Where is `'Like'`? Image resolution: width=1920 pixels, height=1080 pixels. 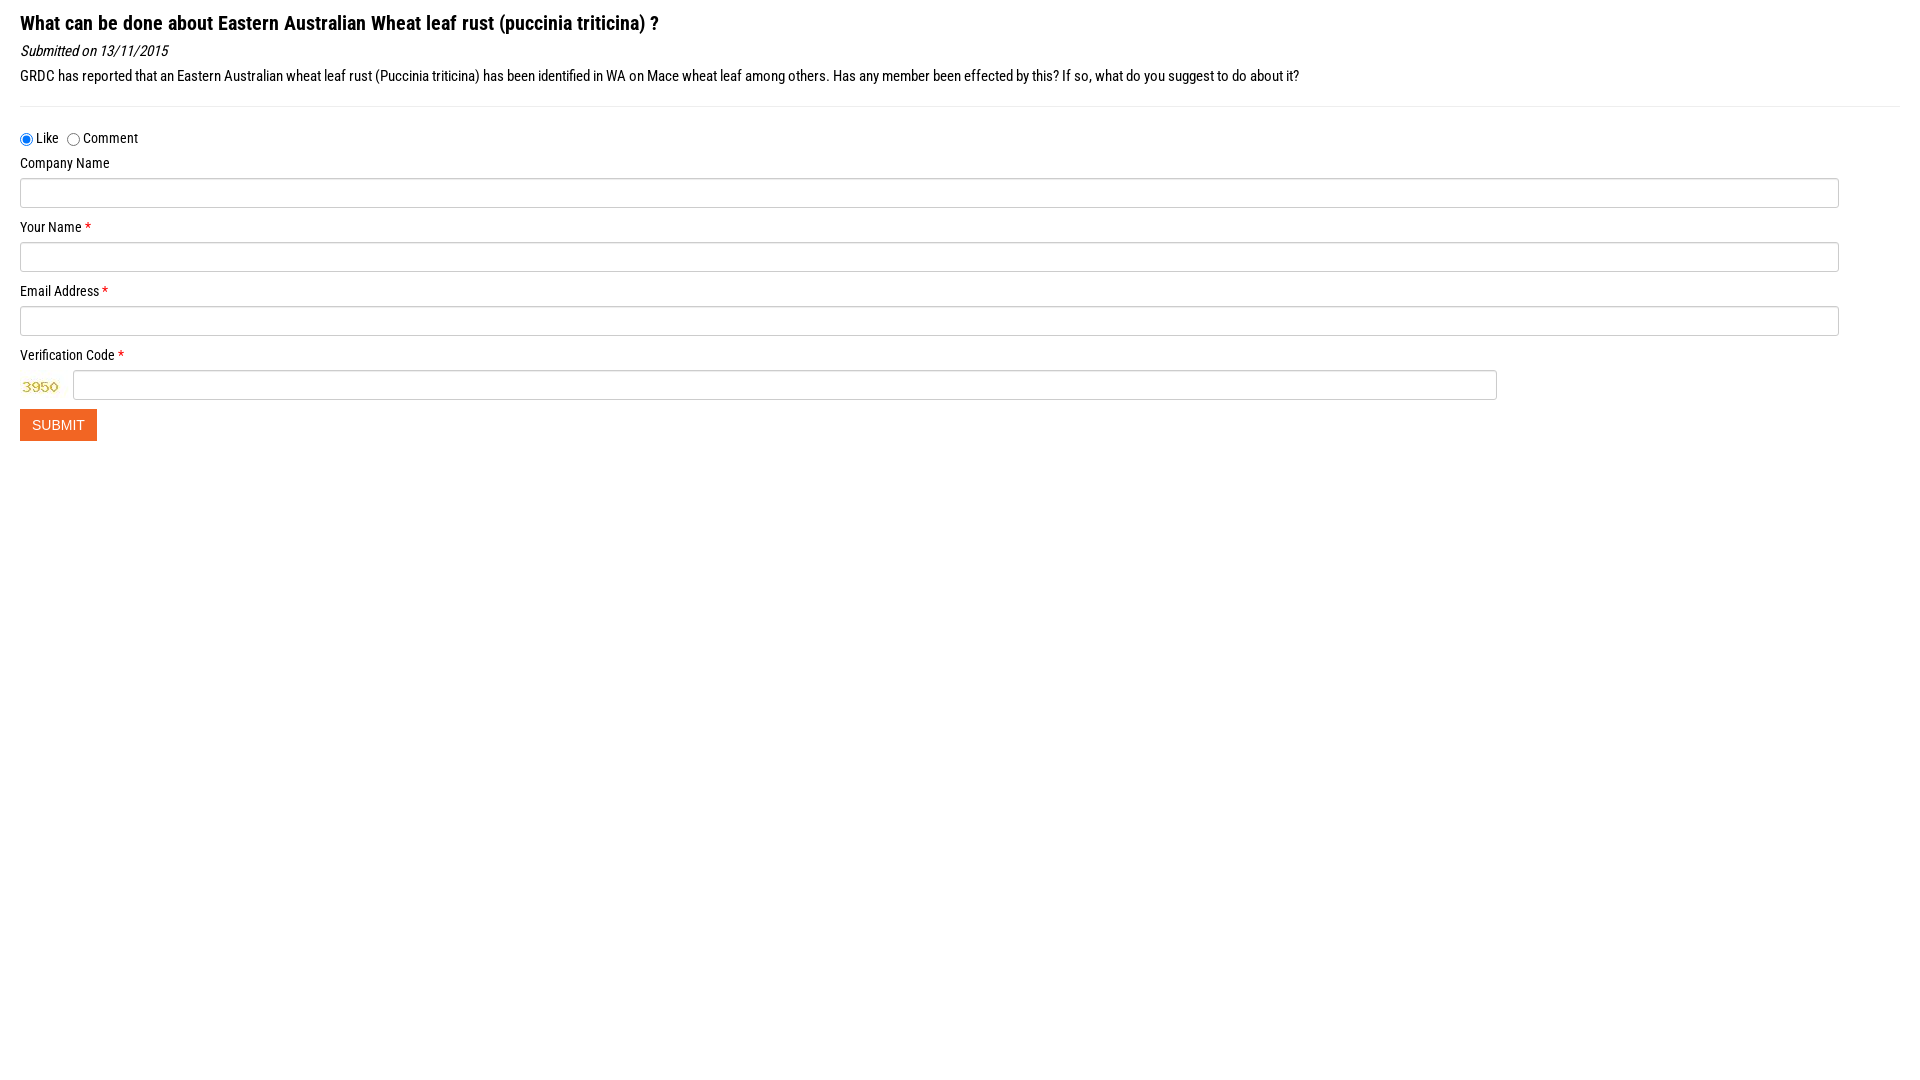 'Like' is located at coordinates (26, 138).